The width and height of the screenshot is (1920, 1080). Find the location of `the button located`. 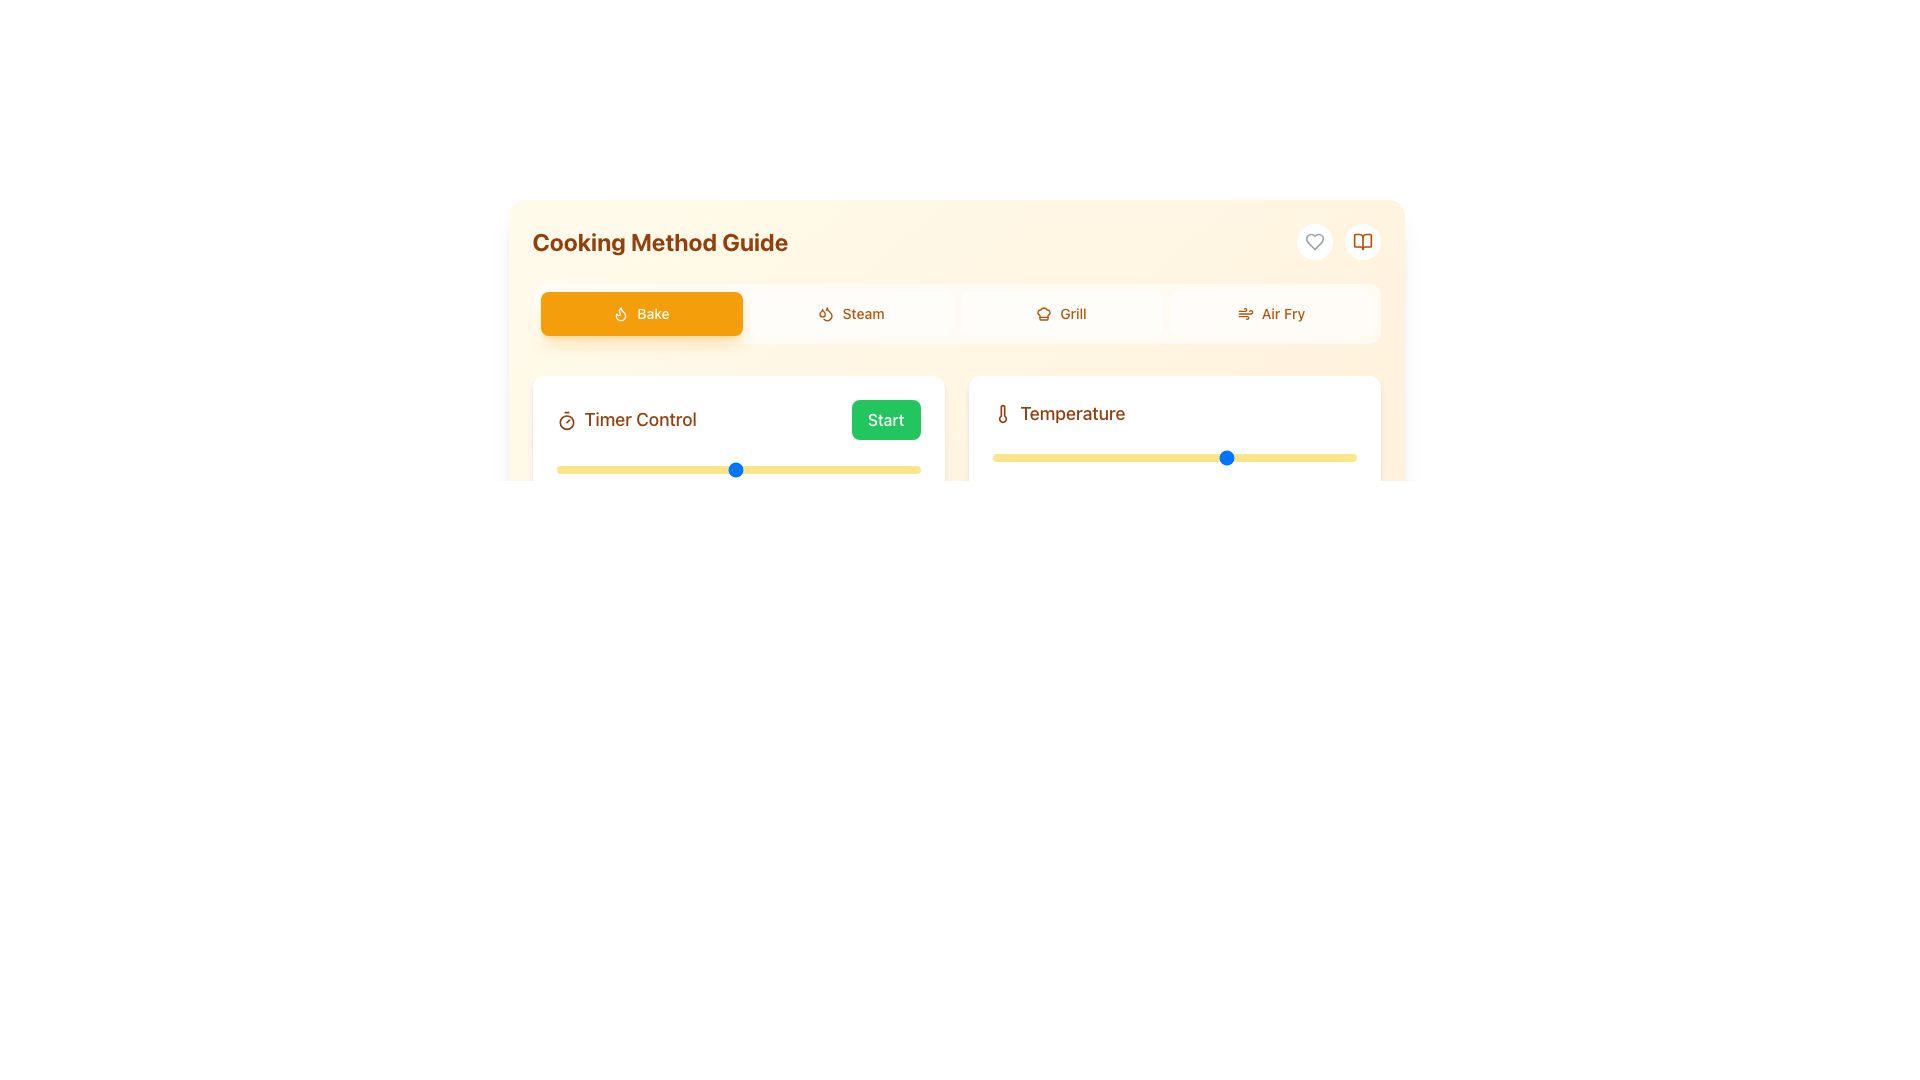

the button located is located at coordinates (1361, 241).